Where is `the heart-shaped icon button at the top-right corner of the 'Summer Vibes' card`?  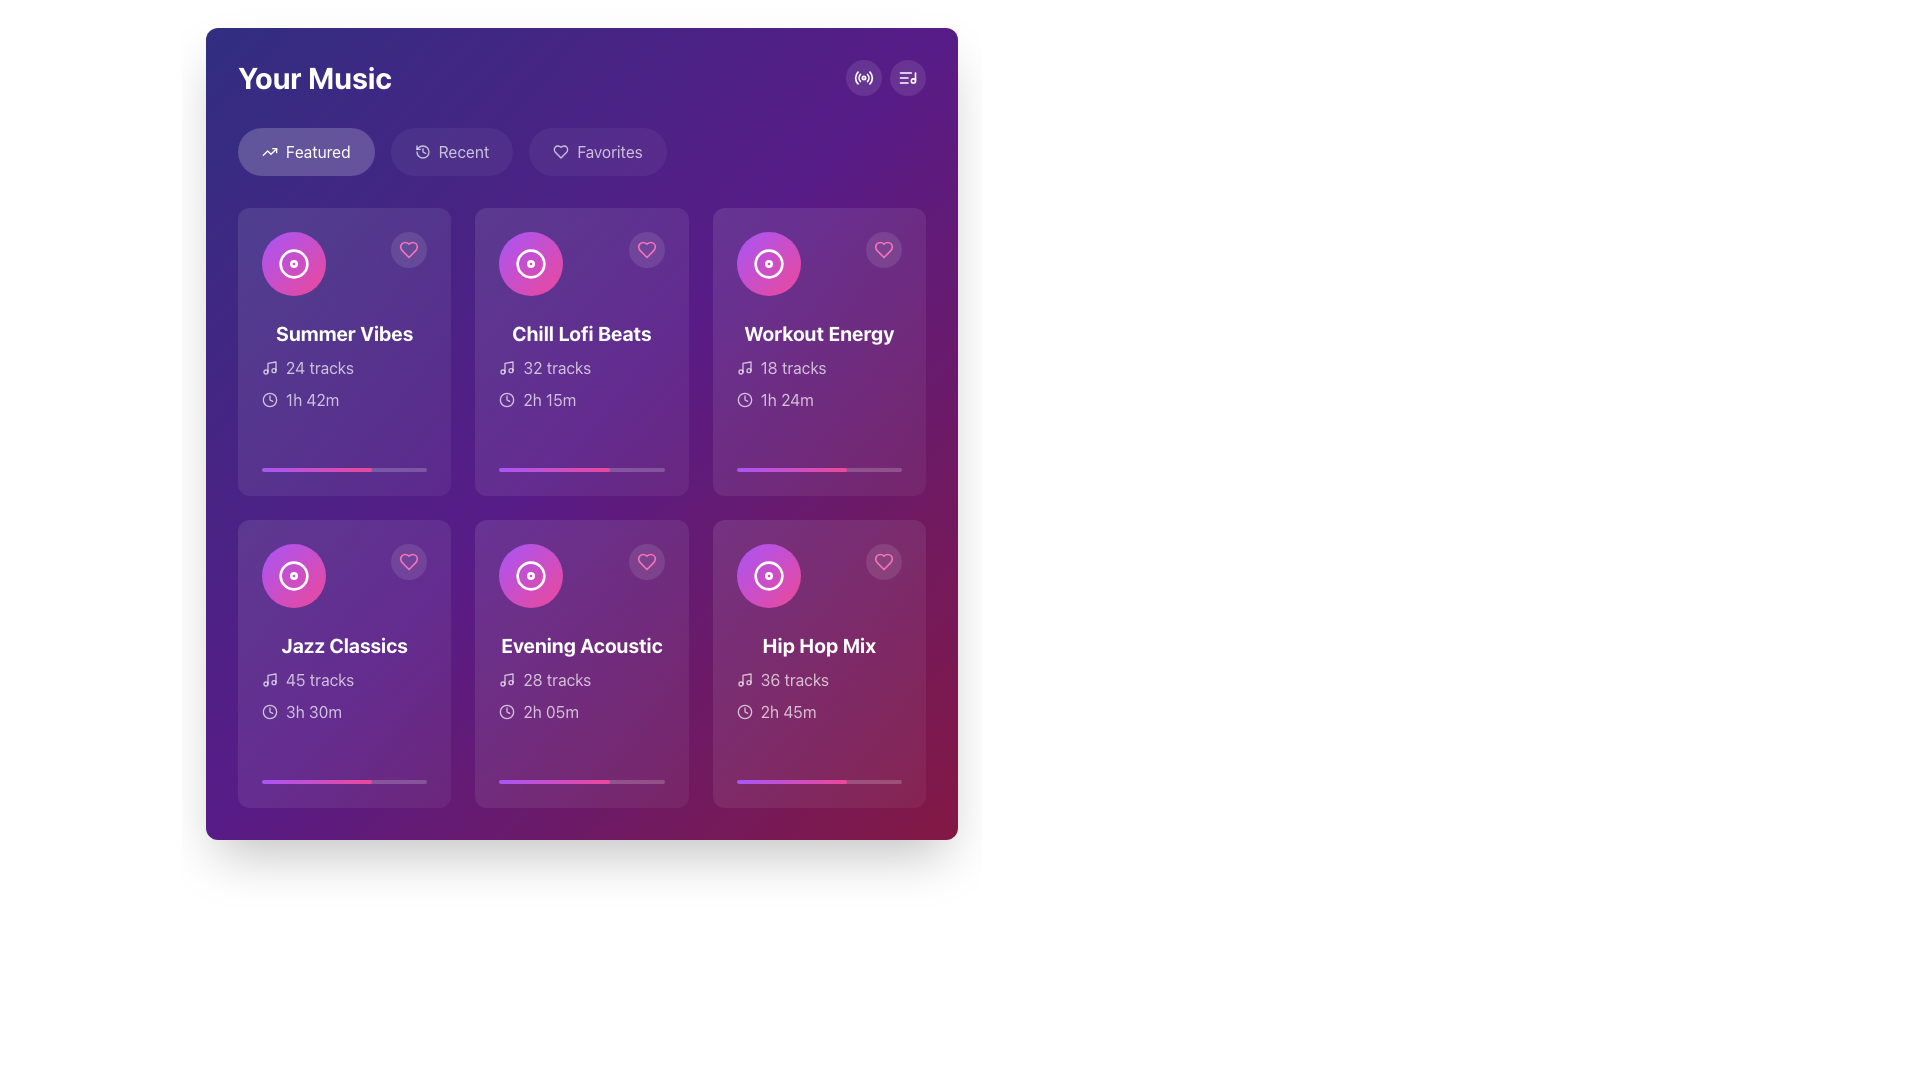
the heart-shaped icon button at the top-right corner of the 'Summer Vibes' card is located at coordinates (407, 249).